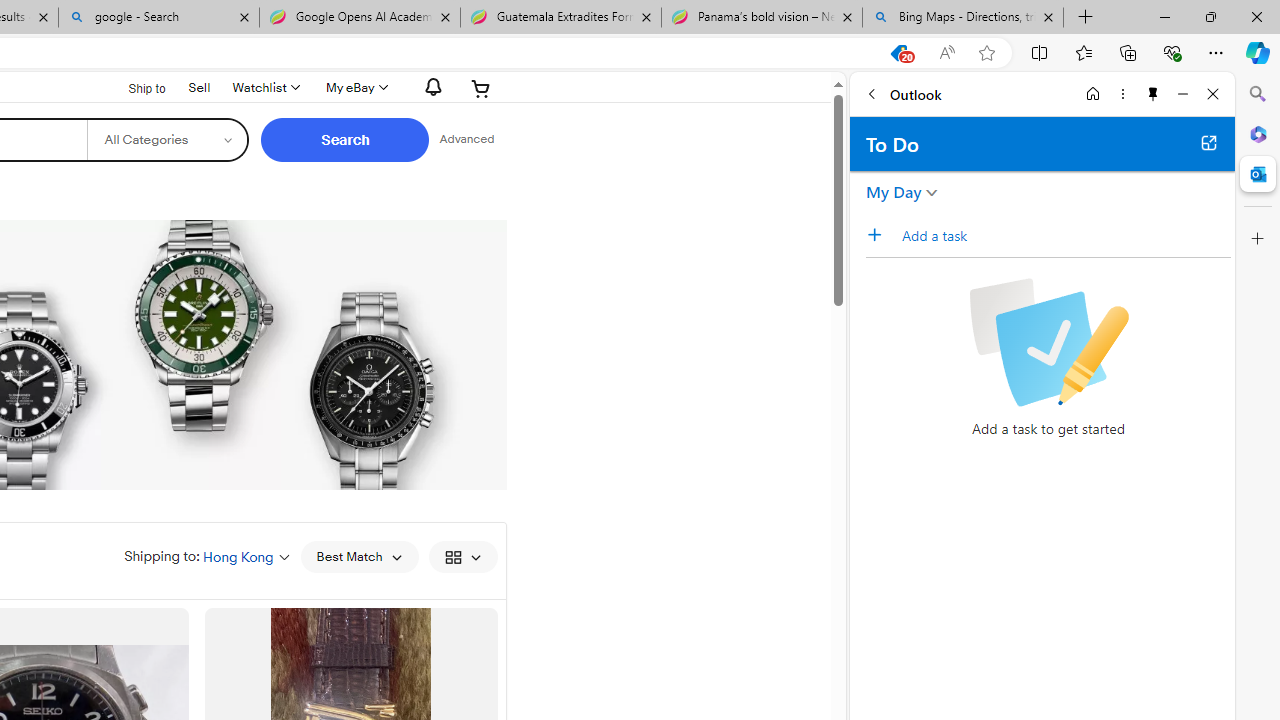  What do you see at coordinates (1064, 234) in the screenshot?
I see `'Add a task'` at bounding box center [1064, 234].